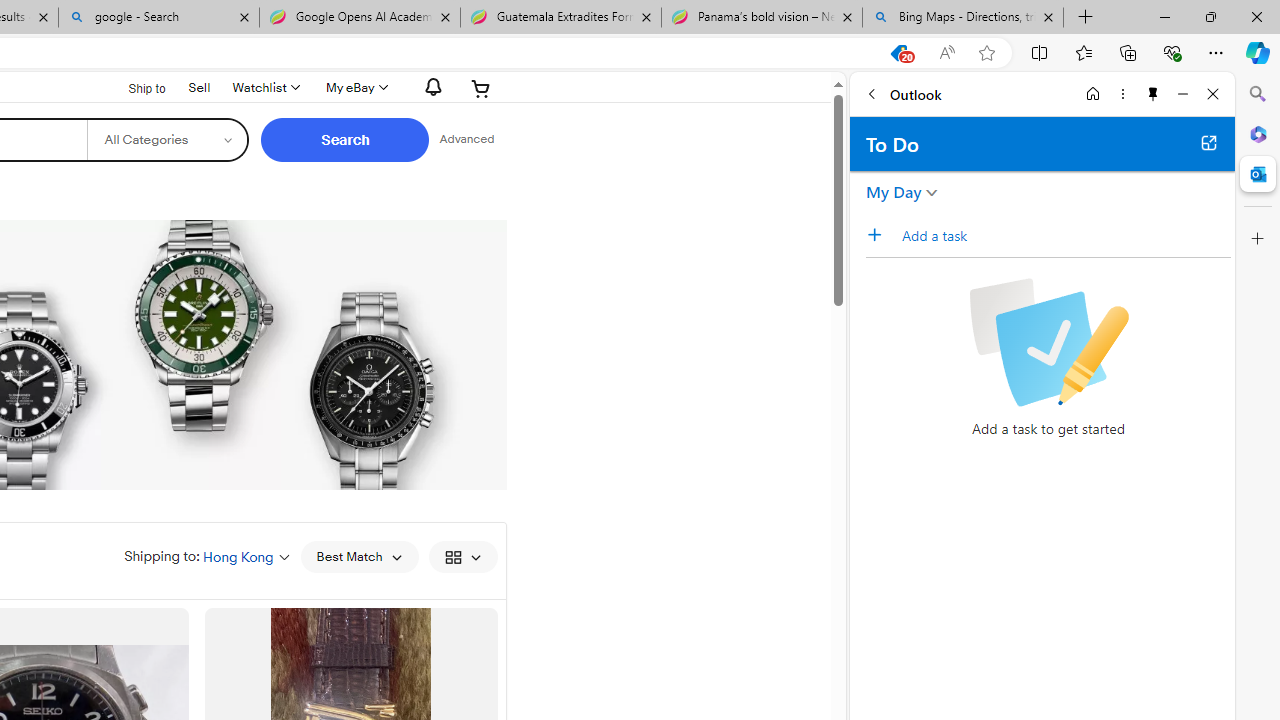  What do you see at coordinates (1064, 234) in the screenshot?
I see `'Add a task'` at bounding box center [1064, 234].